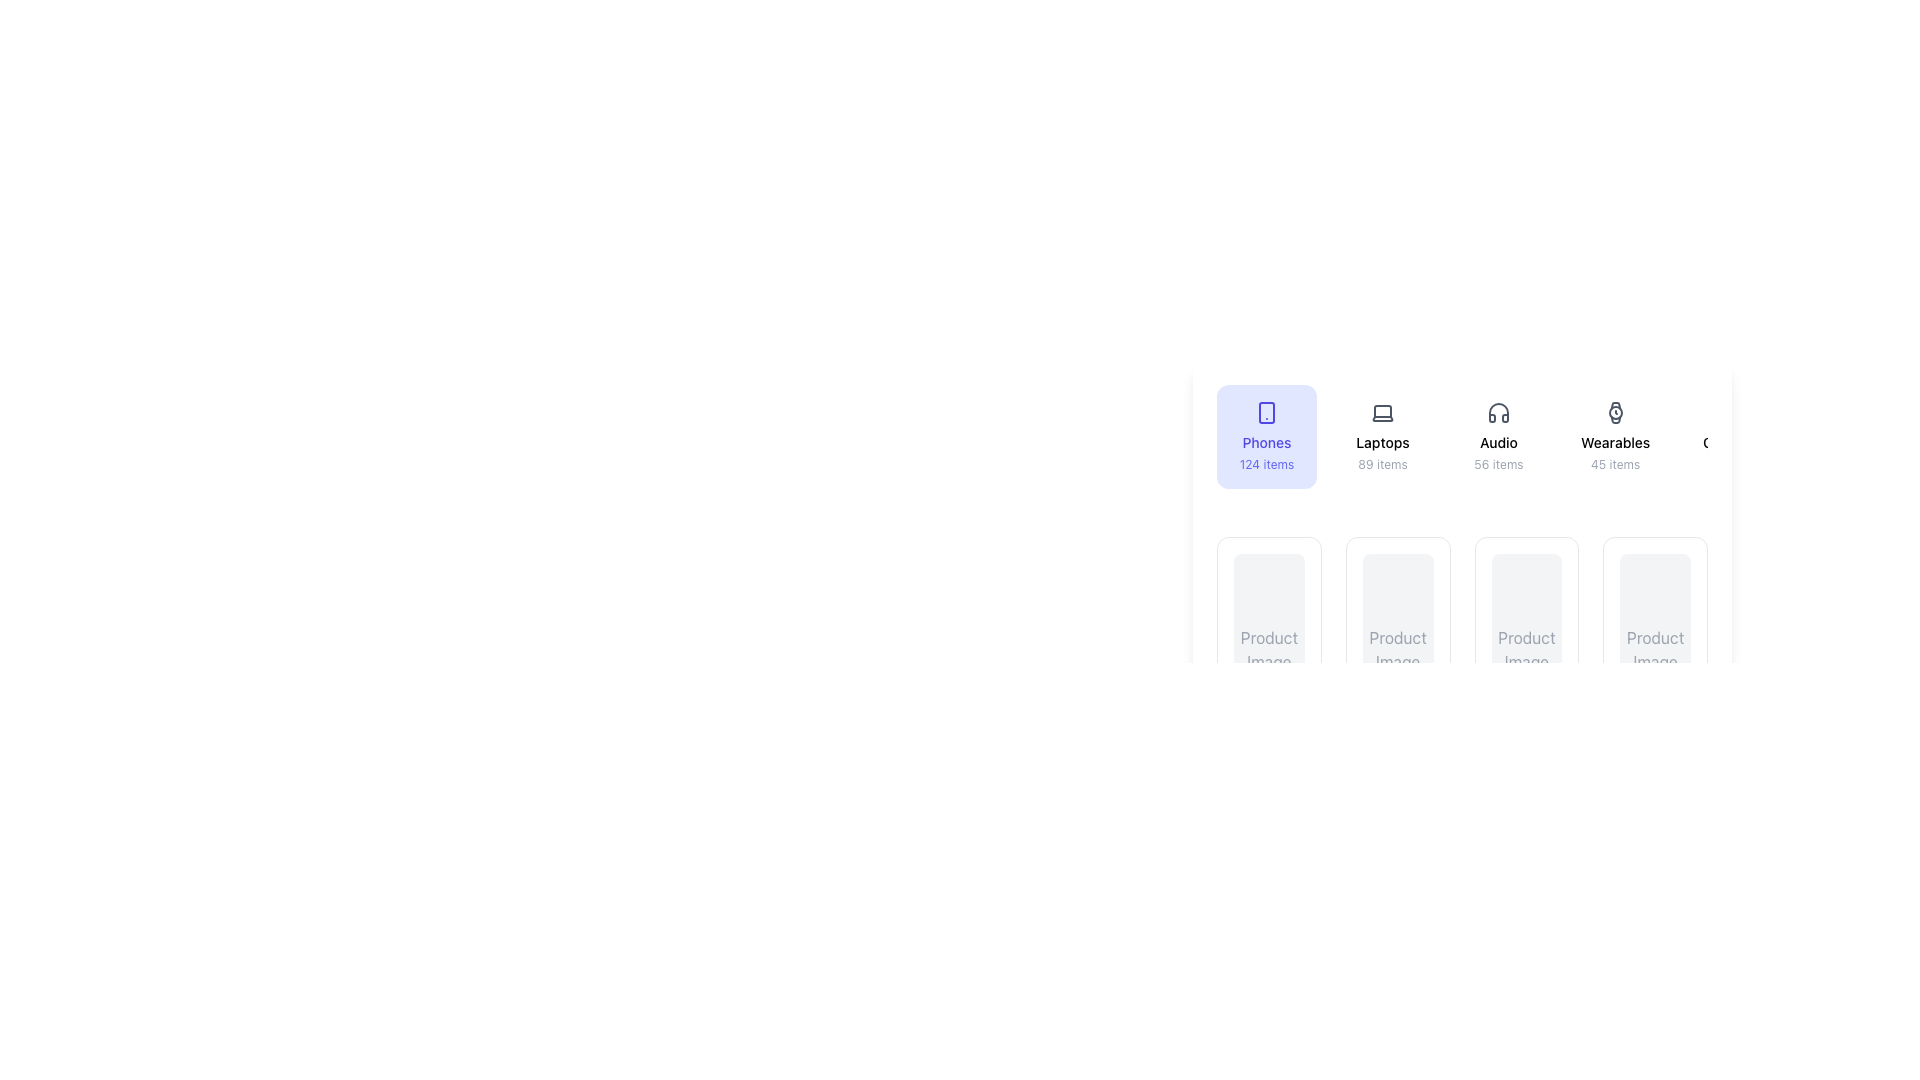 This screenshot has width=1920, height=1080. Describe the element at coordinates (1268, 650) in the screenshot. I see `the static text label indicating a product image within the first card of a horizontal list below the 'Phones' header` at that location.